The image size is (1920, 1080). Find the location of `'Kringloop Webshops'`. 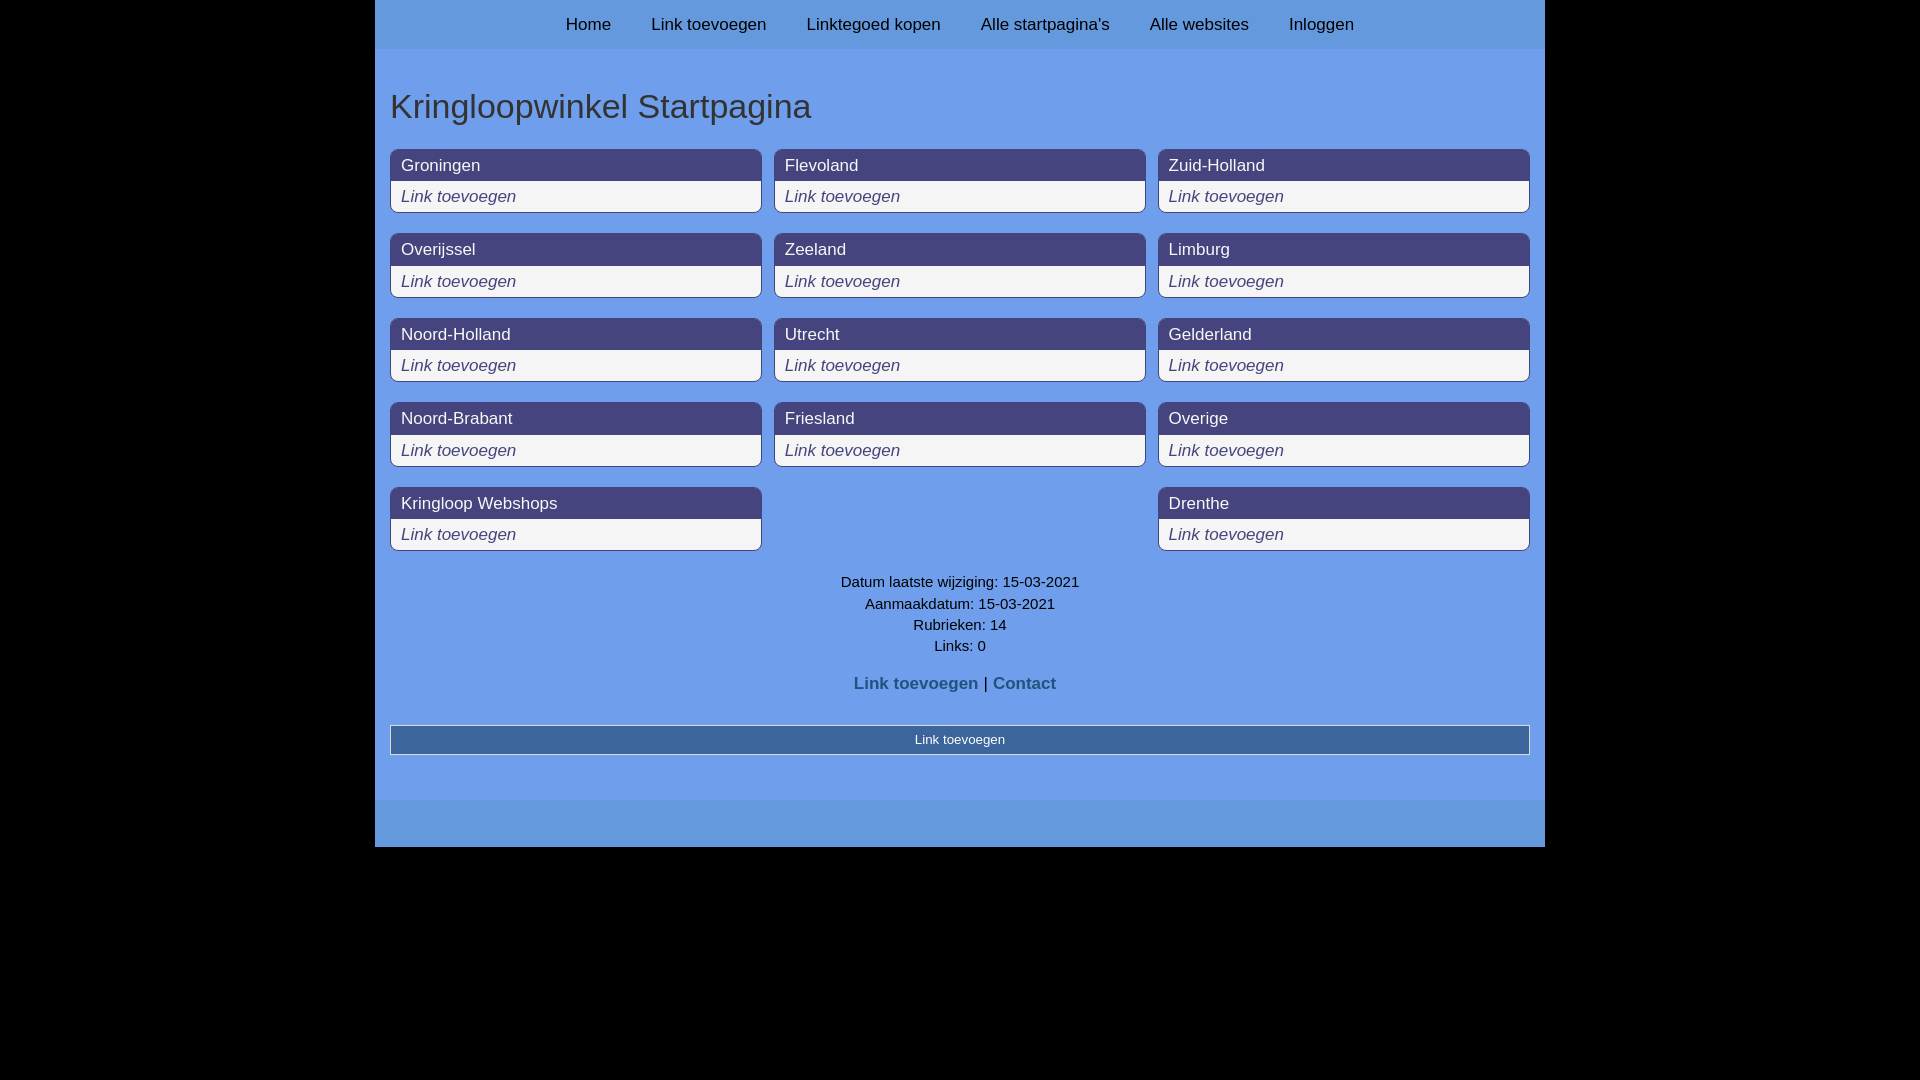

'Kringloop Webshops' is located at coordinates (478, 502).